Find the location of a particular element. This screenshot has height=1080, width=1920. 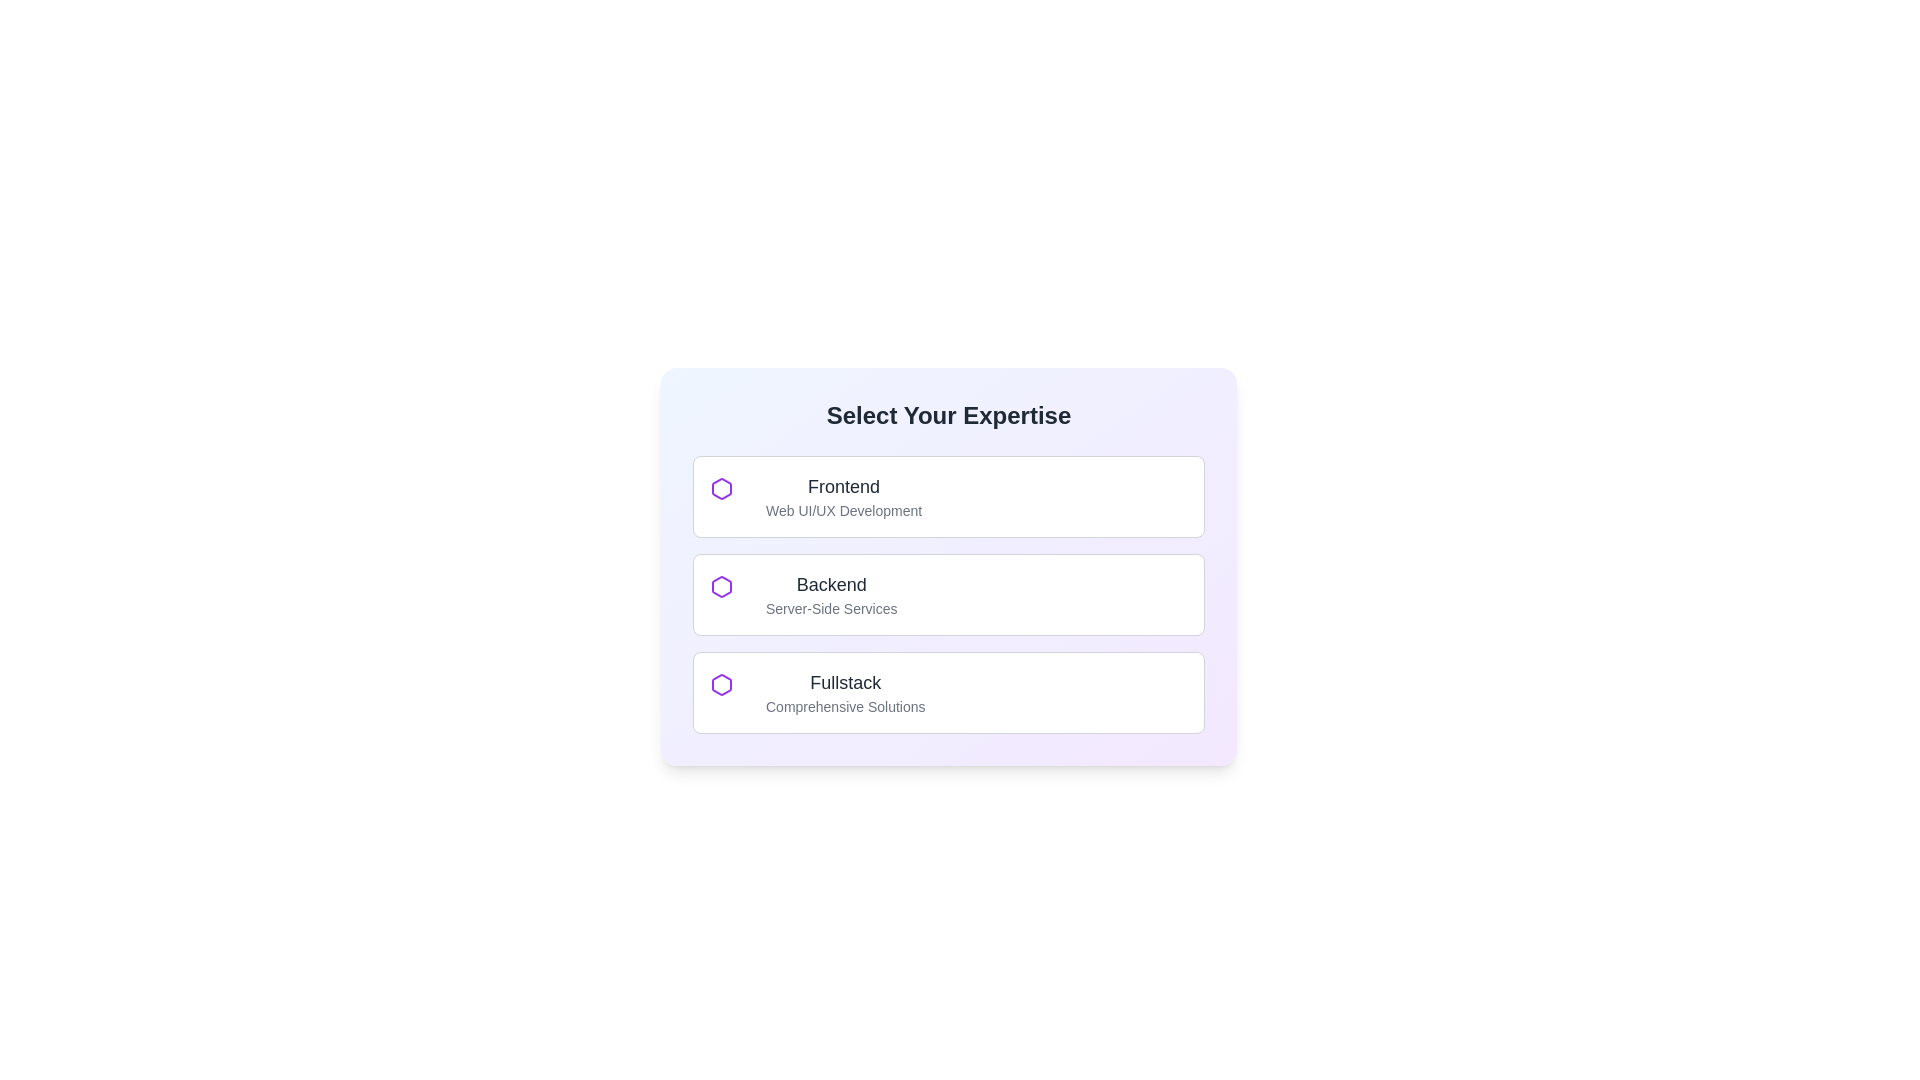

to select the second option in the interactive selection field for backend services, which is positioned below the 'Frontend' option and above the 'Fullstack' option is located at coordinates (948, 593).